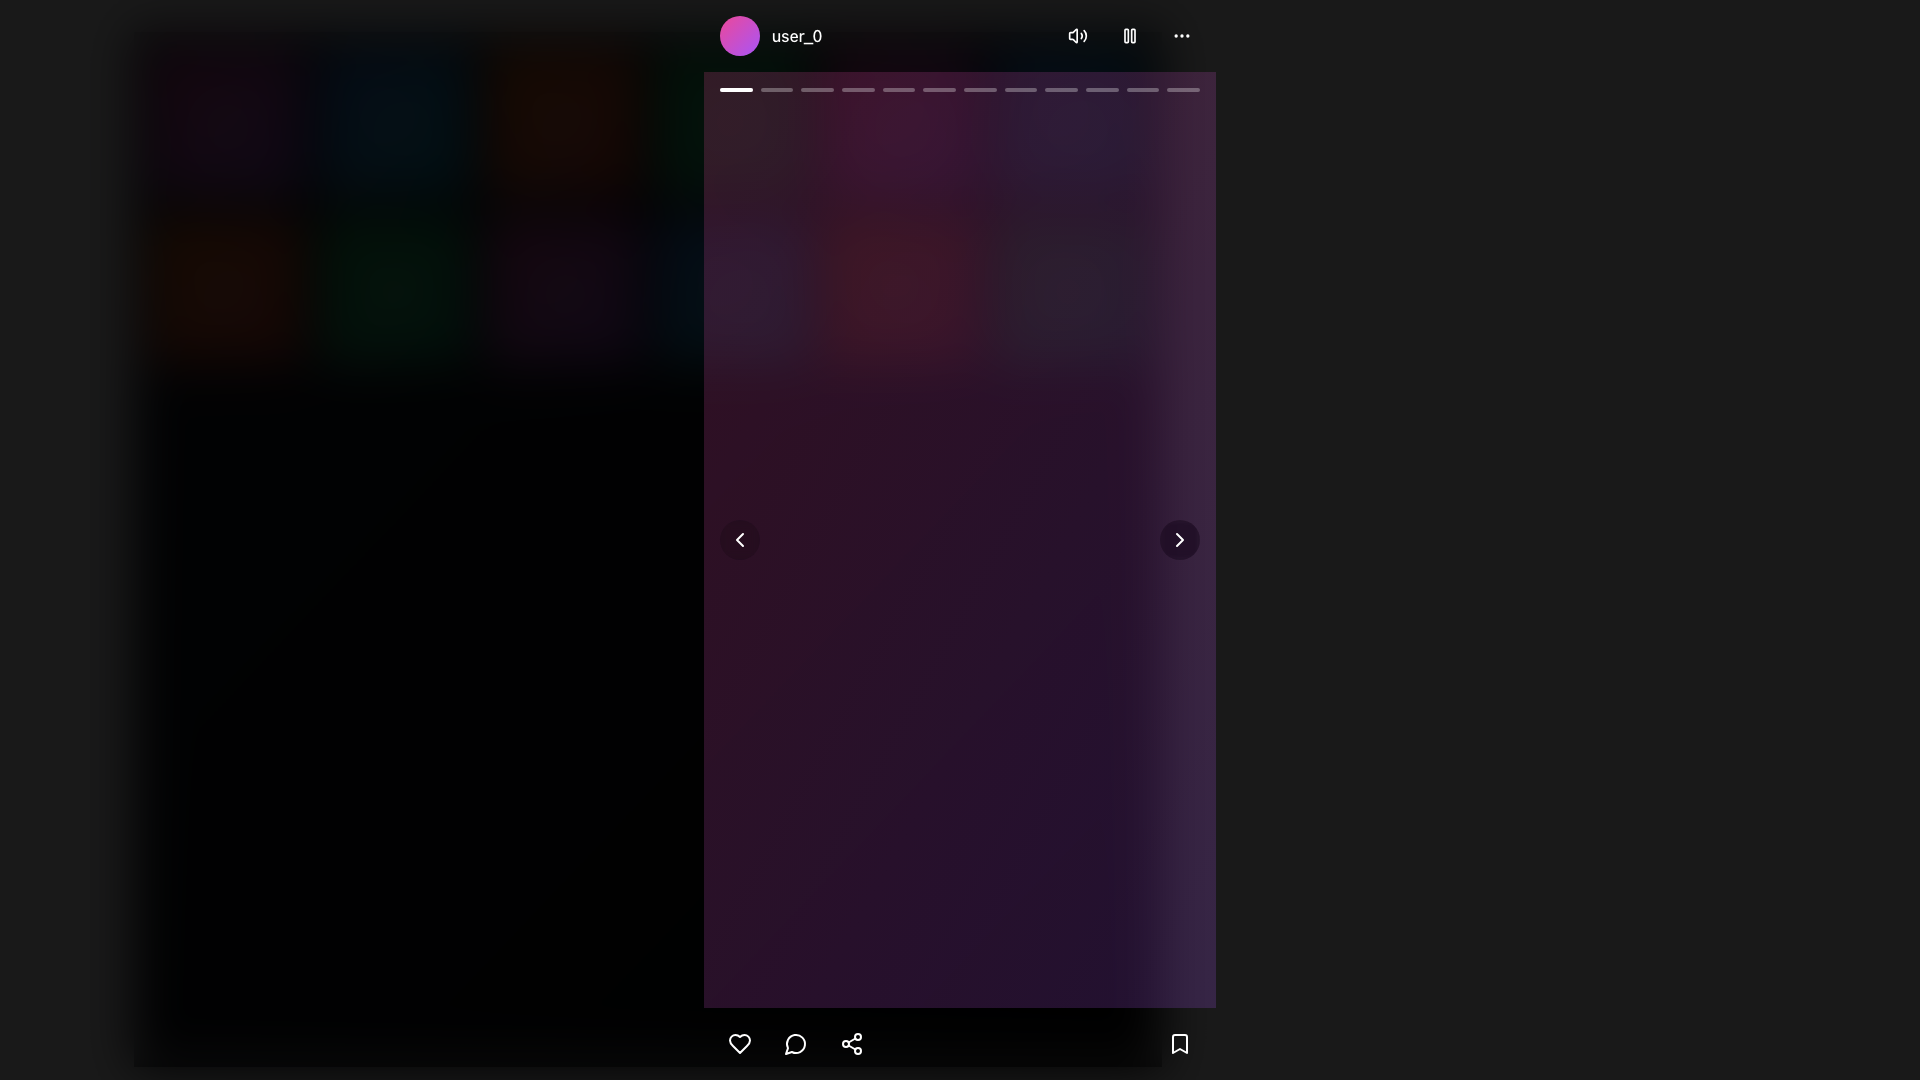  What do you see at coordinates (770, 35) in the screenshot?
I see `the user identifier composite component that displays the avatar and text label` at bounding box center [770, 35].